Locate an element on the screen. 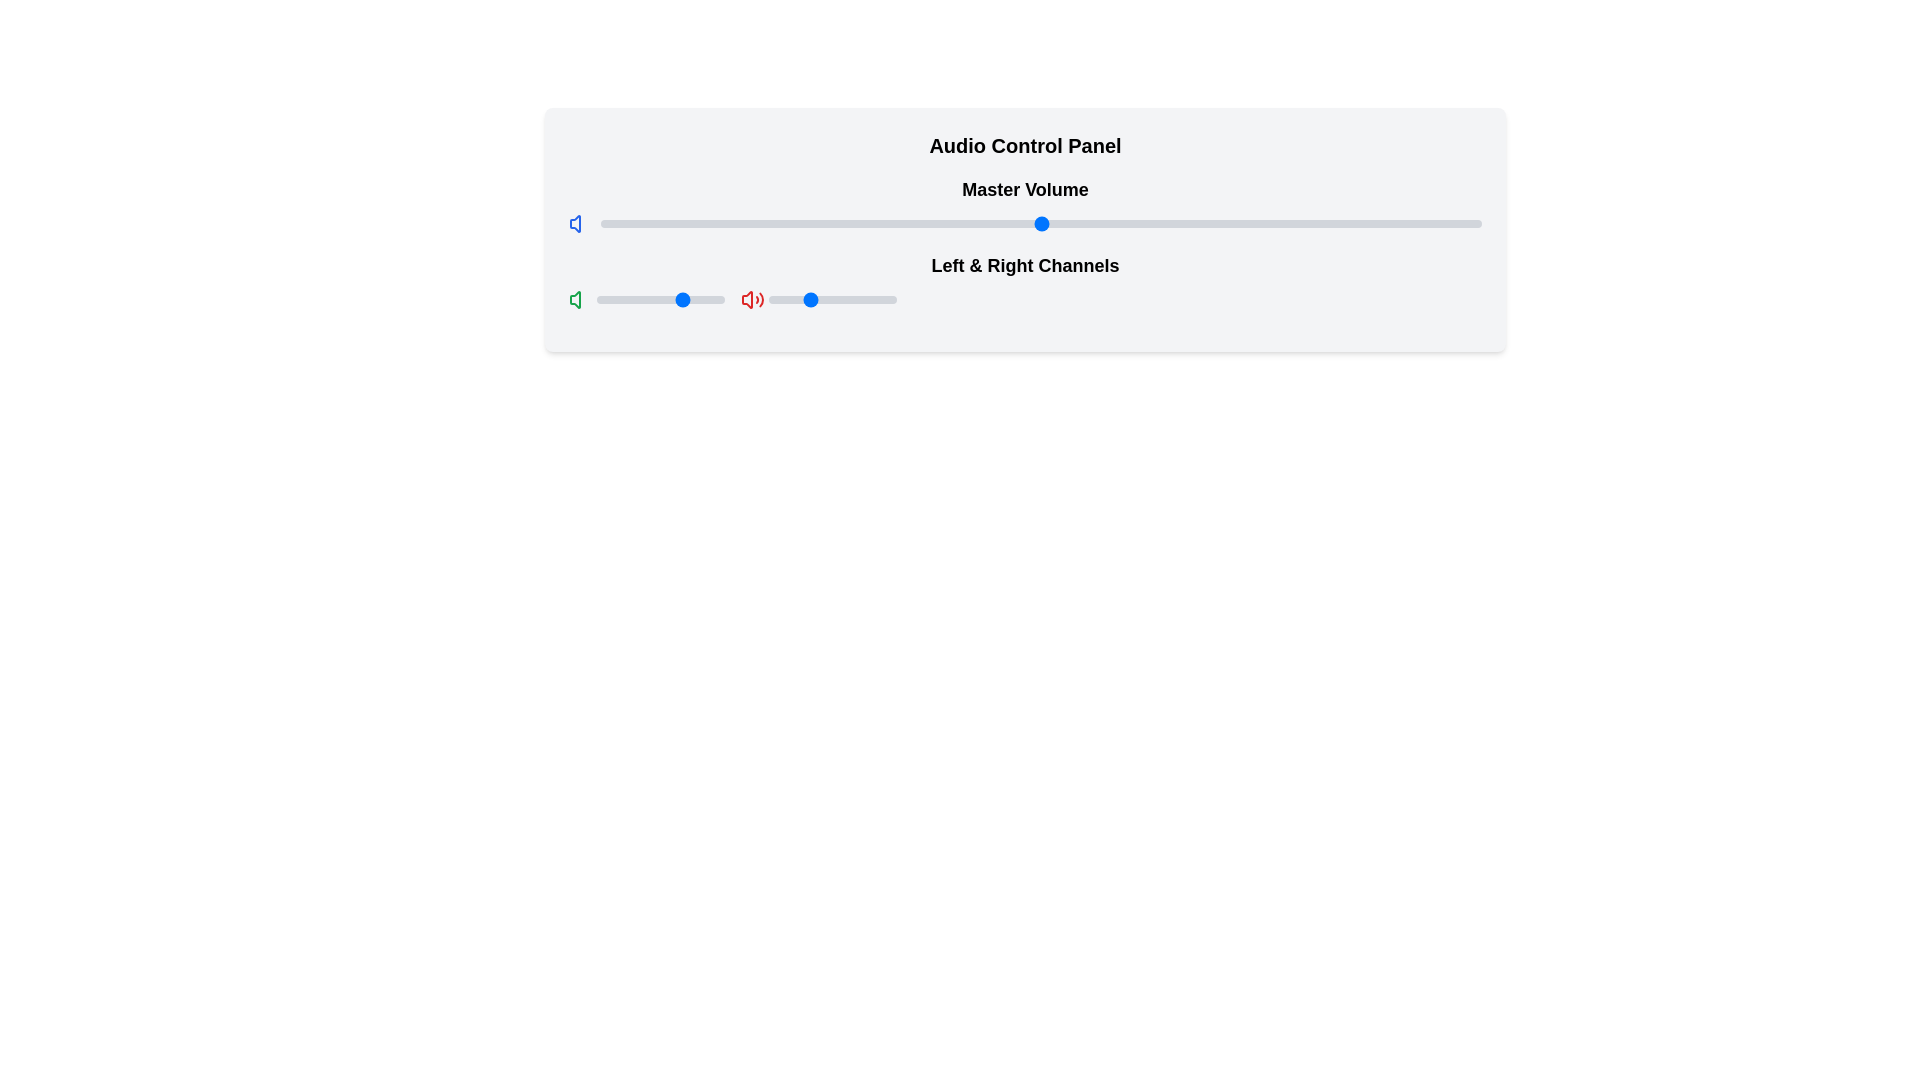  the track of the range slider located between the green volume icon and the red soundwave icon to change the position of the slider is located at coordinates (661, 300).